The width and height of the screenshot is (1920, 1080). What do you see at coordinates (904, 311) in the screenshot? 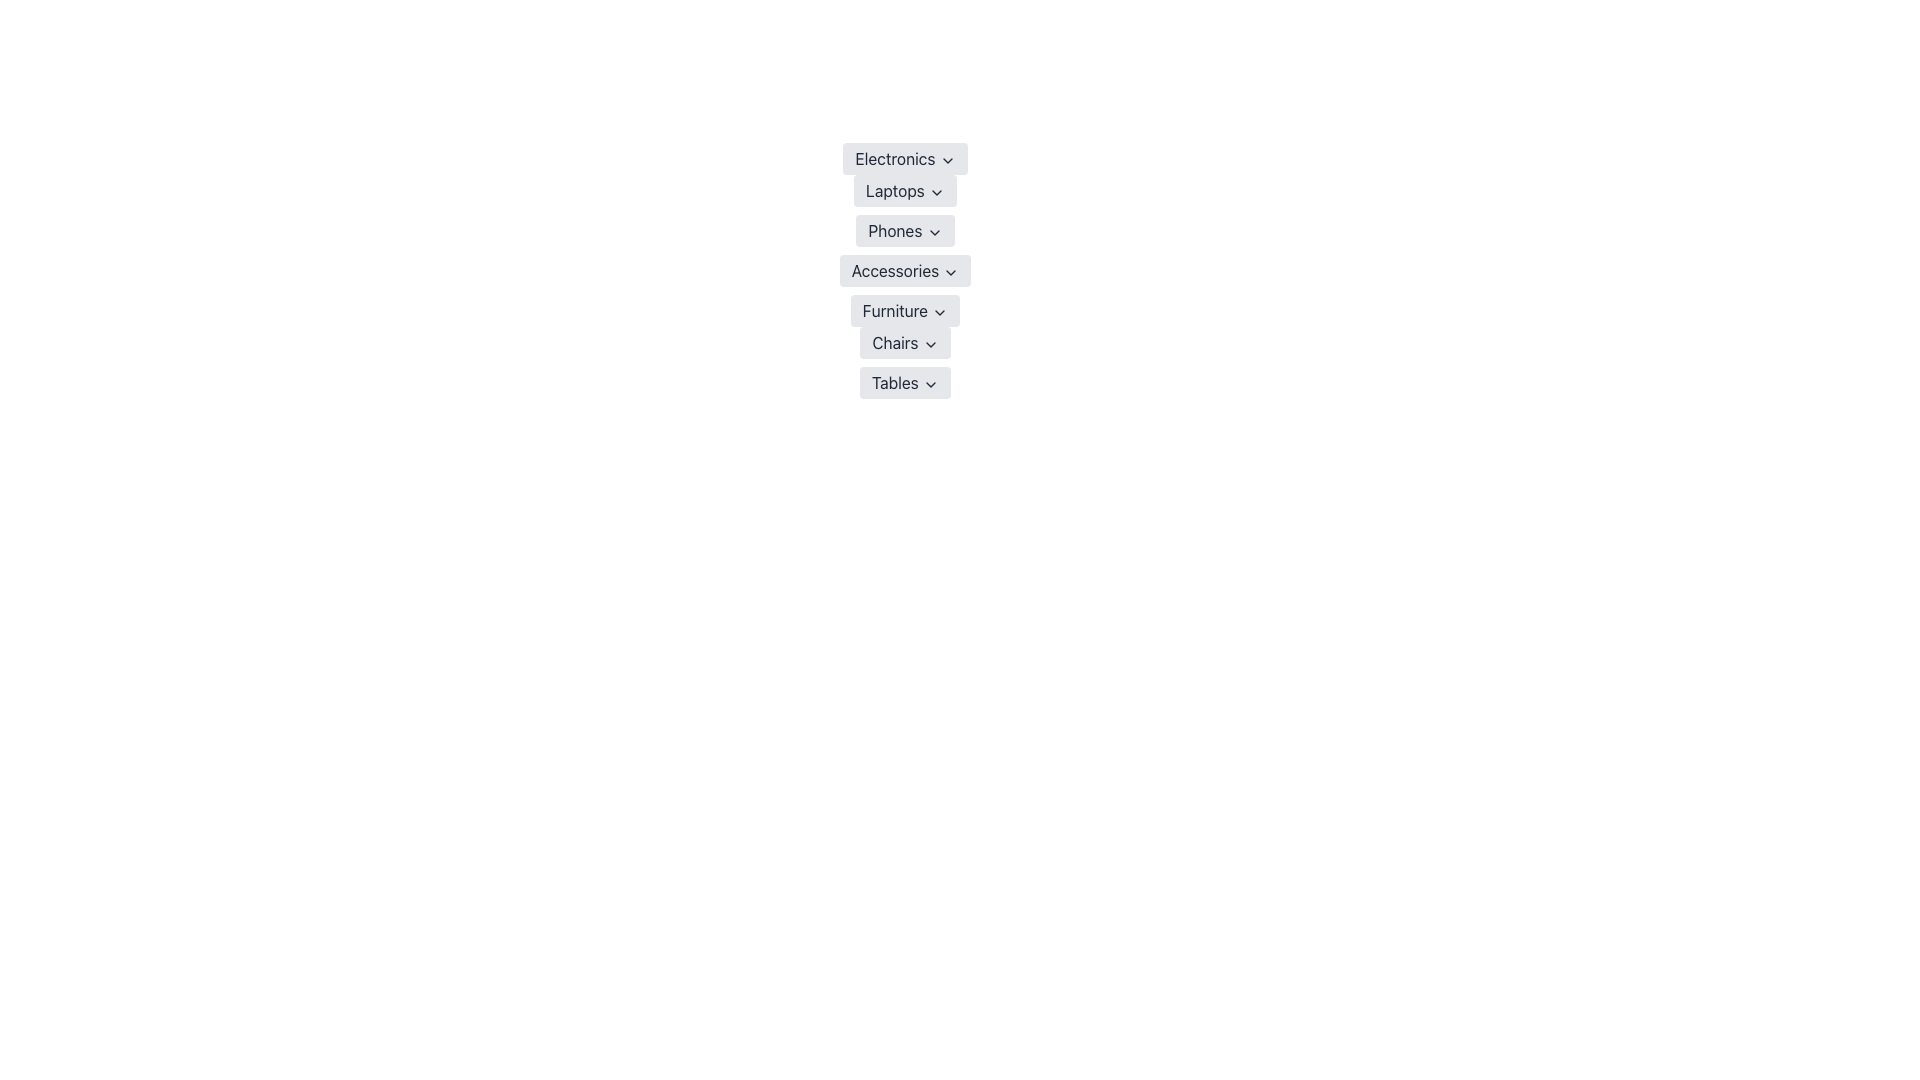
I see `the dropdown button located fourth in a vertical list of buttons, positioned below 'Accessories' and above 'Chairs'` at bounding box center [904, 311].